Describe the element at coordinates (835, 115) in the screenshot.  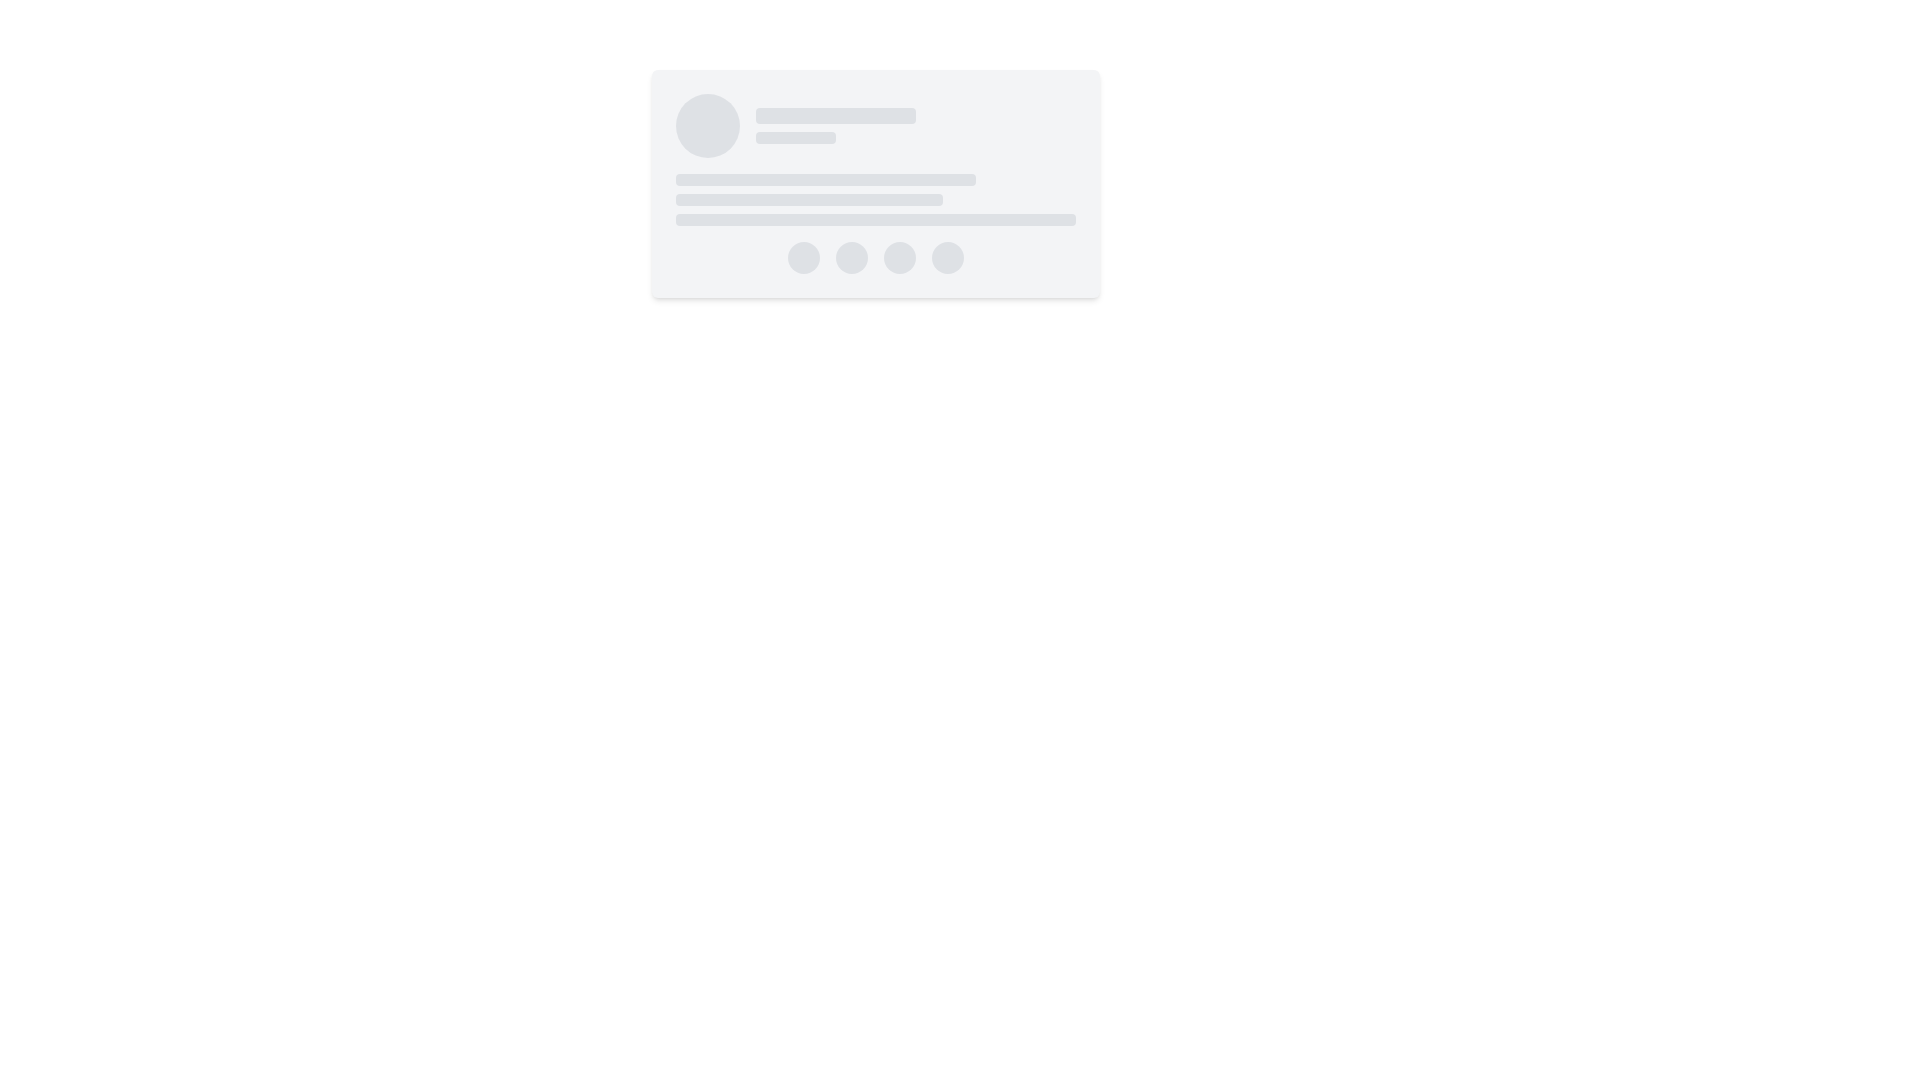
I see `the Placeholder (loading indicator) element, which serves as a loading indicator for content that is not yet available, located in the upper left quadrant of the layout` at that location.